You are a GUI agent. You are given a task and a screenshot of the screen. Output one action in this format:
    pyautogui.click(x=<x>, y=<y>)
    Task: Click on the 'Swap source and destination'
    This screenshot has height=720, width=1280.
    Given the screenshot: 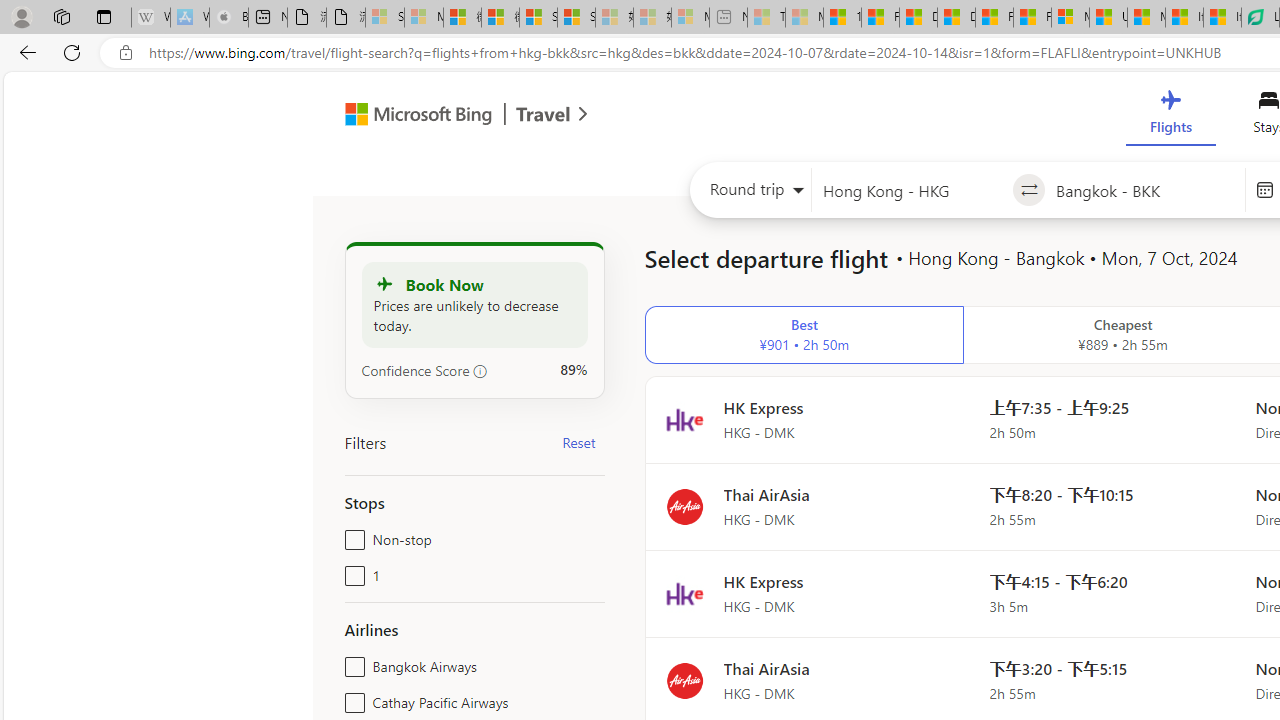 What is the action you would take?
    pyautogui.click(x=1029, y=190)
    